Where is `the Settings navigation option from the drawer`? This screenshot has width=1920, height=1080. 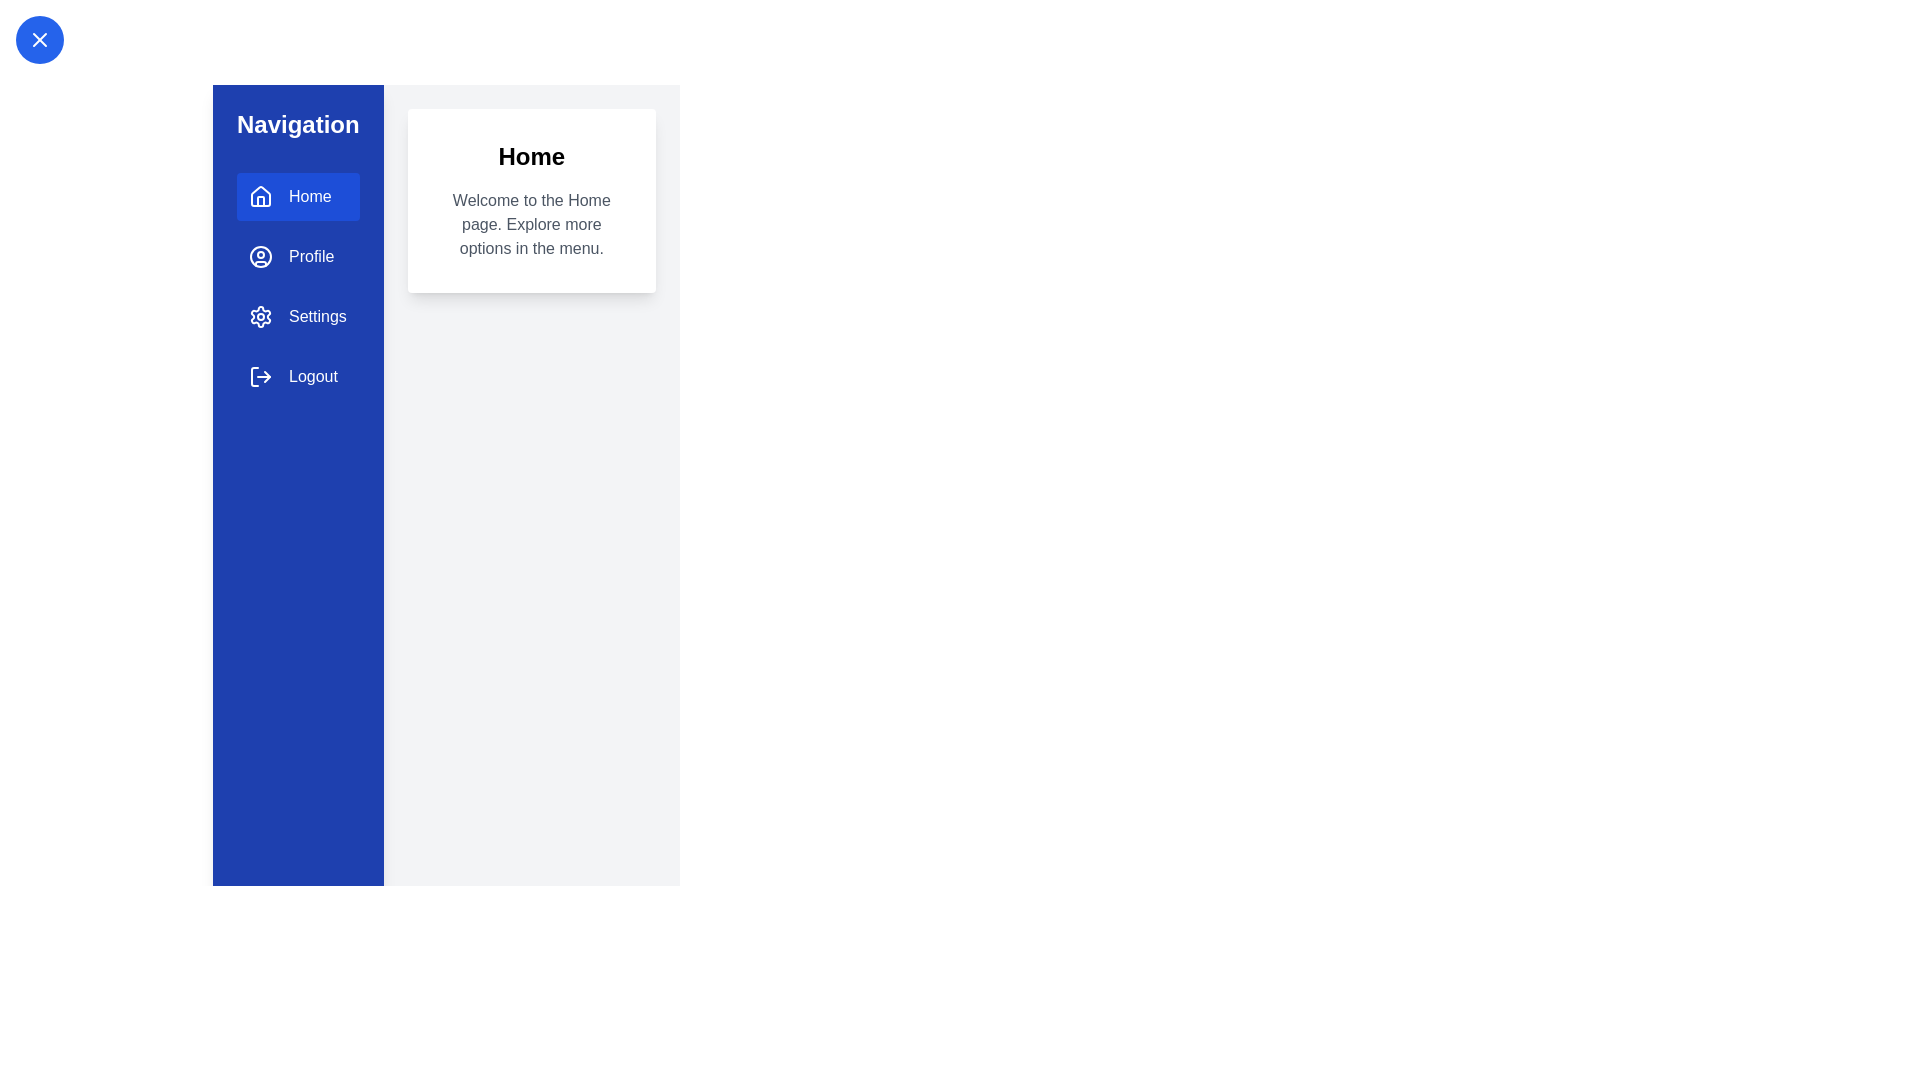 the Settings navigation option from the drawer is located at coordinates (296, 315).